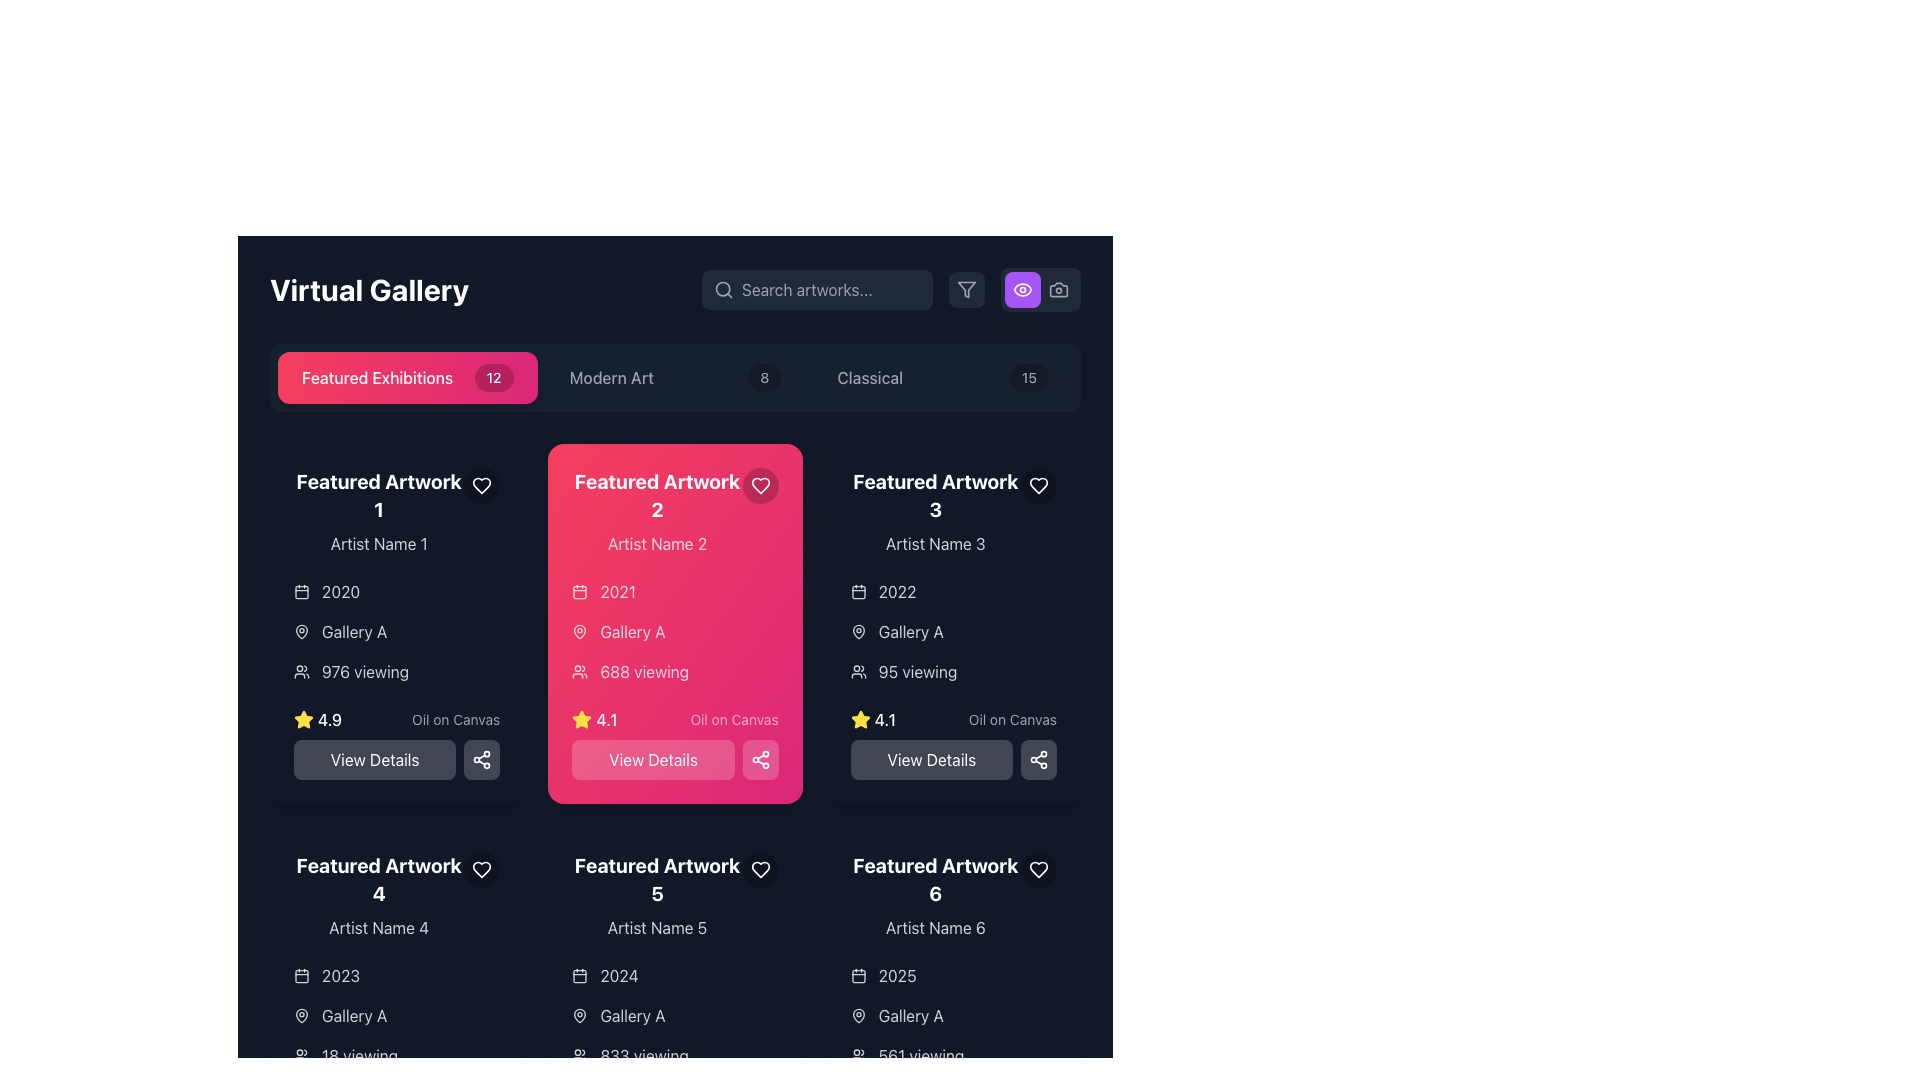  What do you see at coordinates (675, 744) in the screenshot?
I see `the 'View Details' button, which is a rectangular button with white text on a pink background, located at the bottom of the card titled 'Featured Artwork 2'` at bounding box center [675, 744].